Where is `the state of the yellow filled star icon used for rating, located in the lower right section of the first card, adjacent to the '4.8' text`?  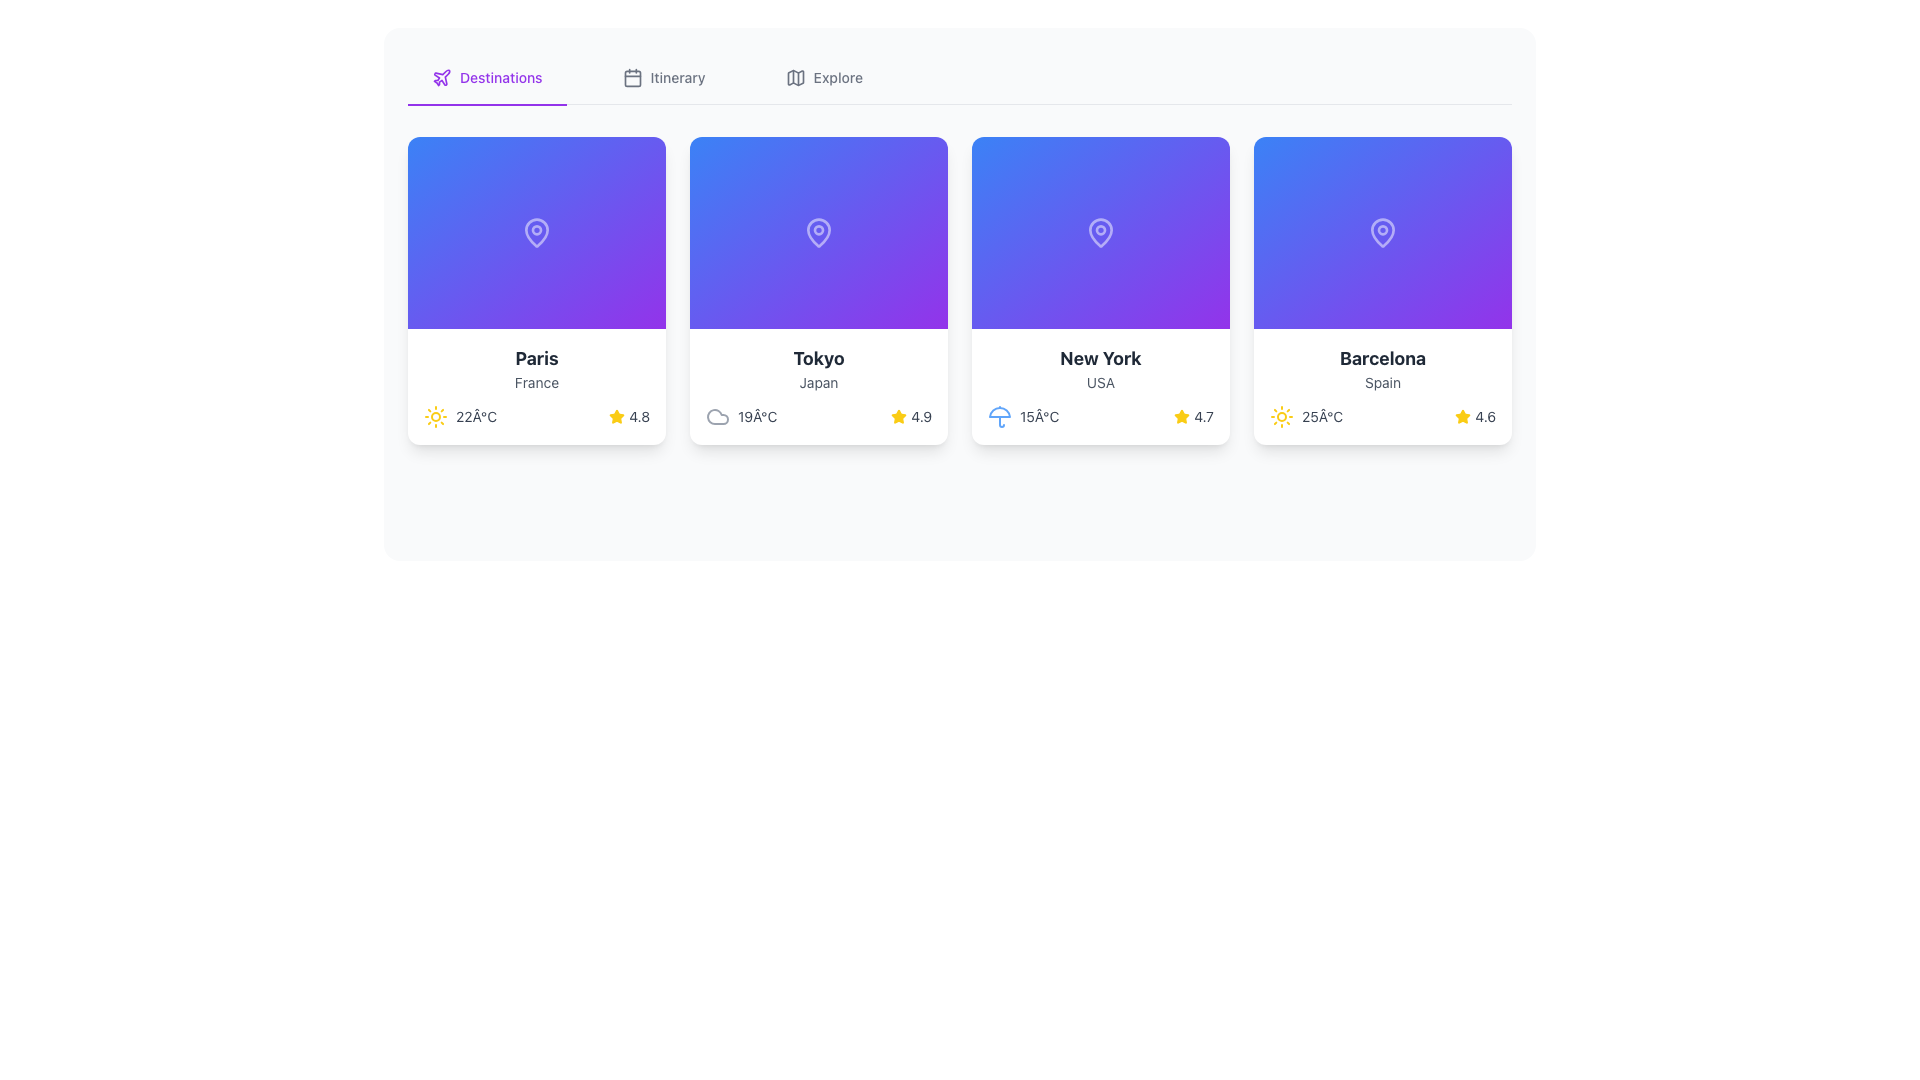
the state of the yellow filled star icon used for rating, located in the lower right section of the first card, adjacent to the '4.8' text is located at coordinates (616, 415).